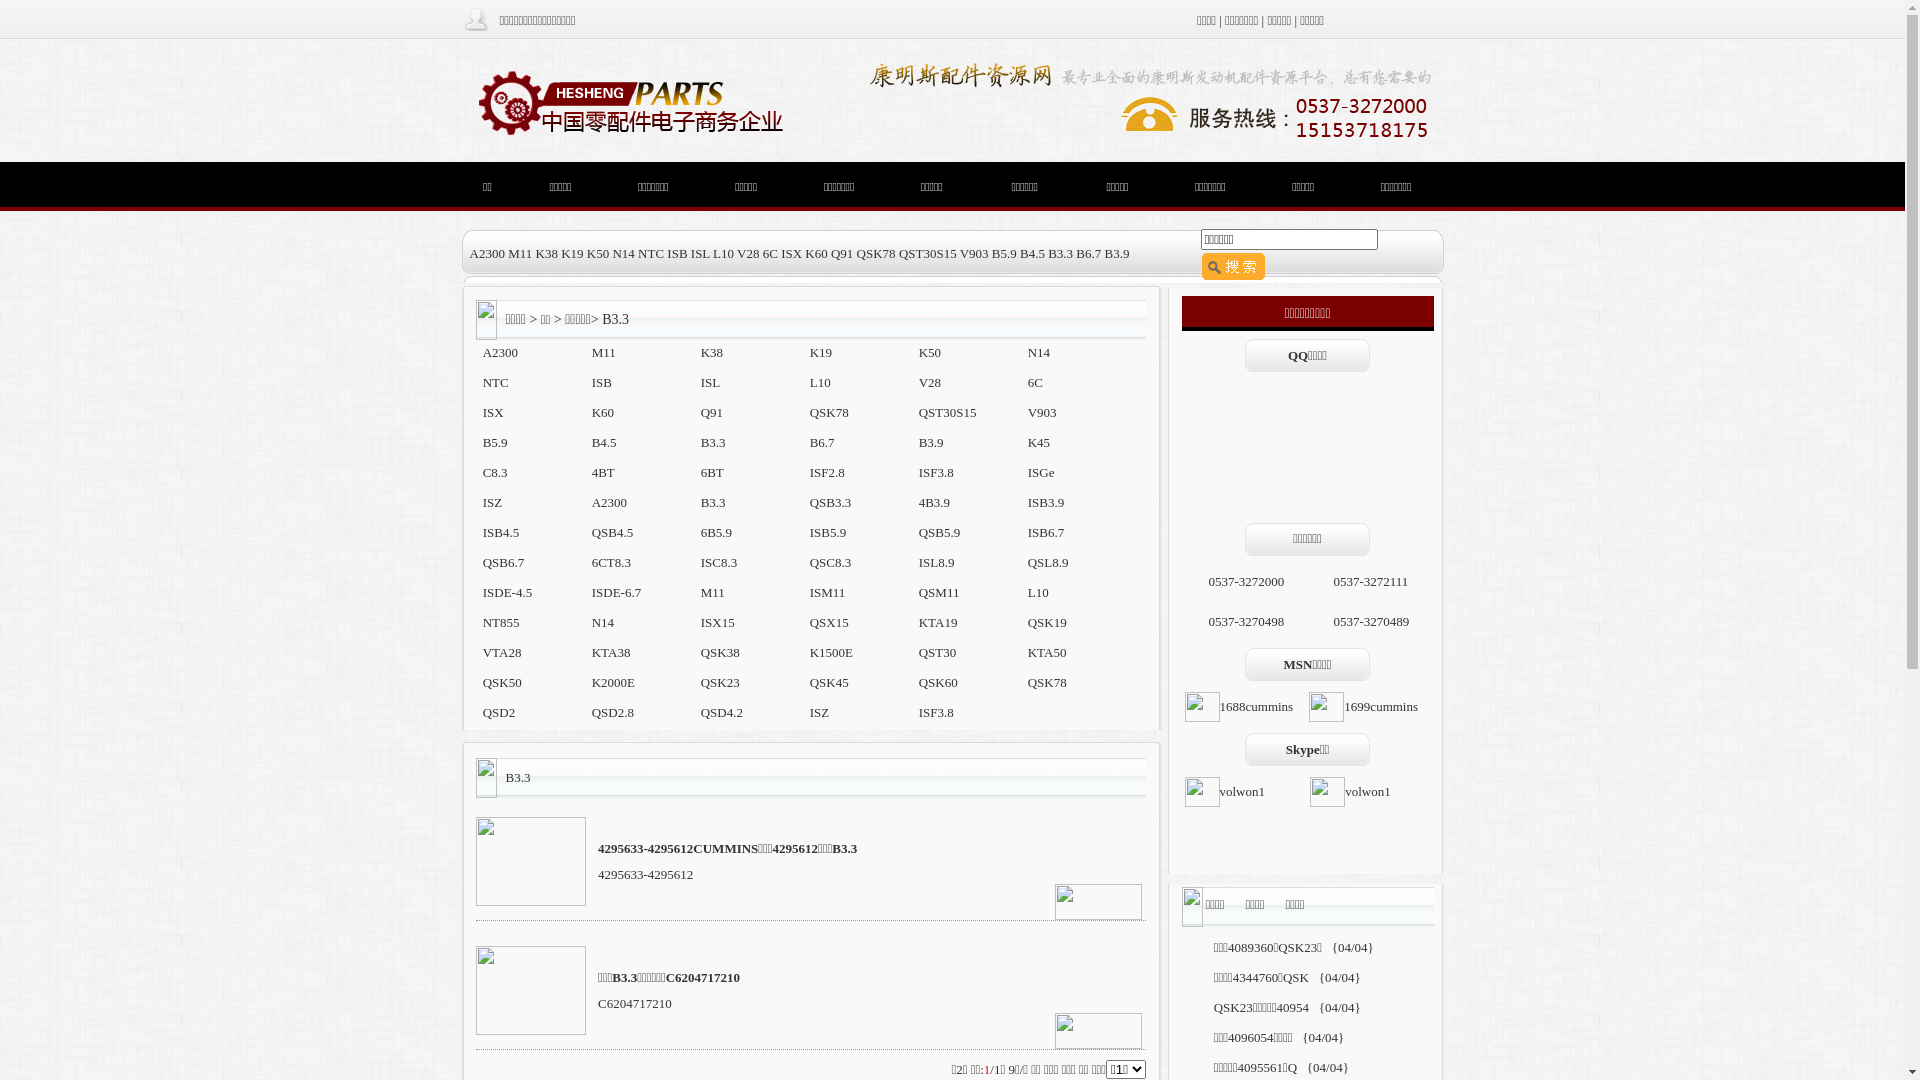 The image size is (1920, 1080). I want to click on 'K45', so click(1038, 441).